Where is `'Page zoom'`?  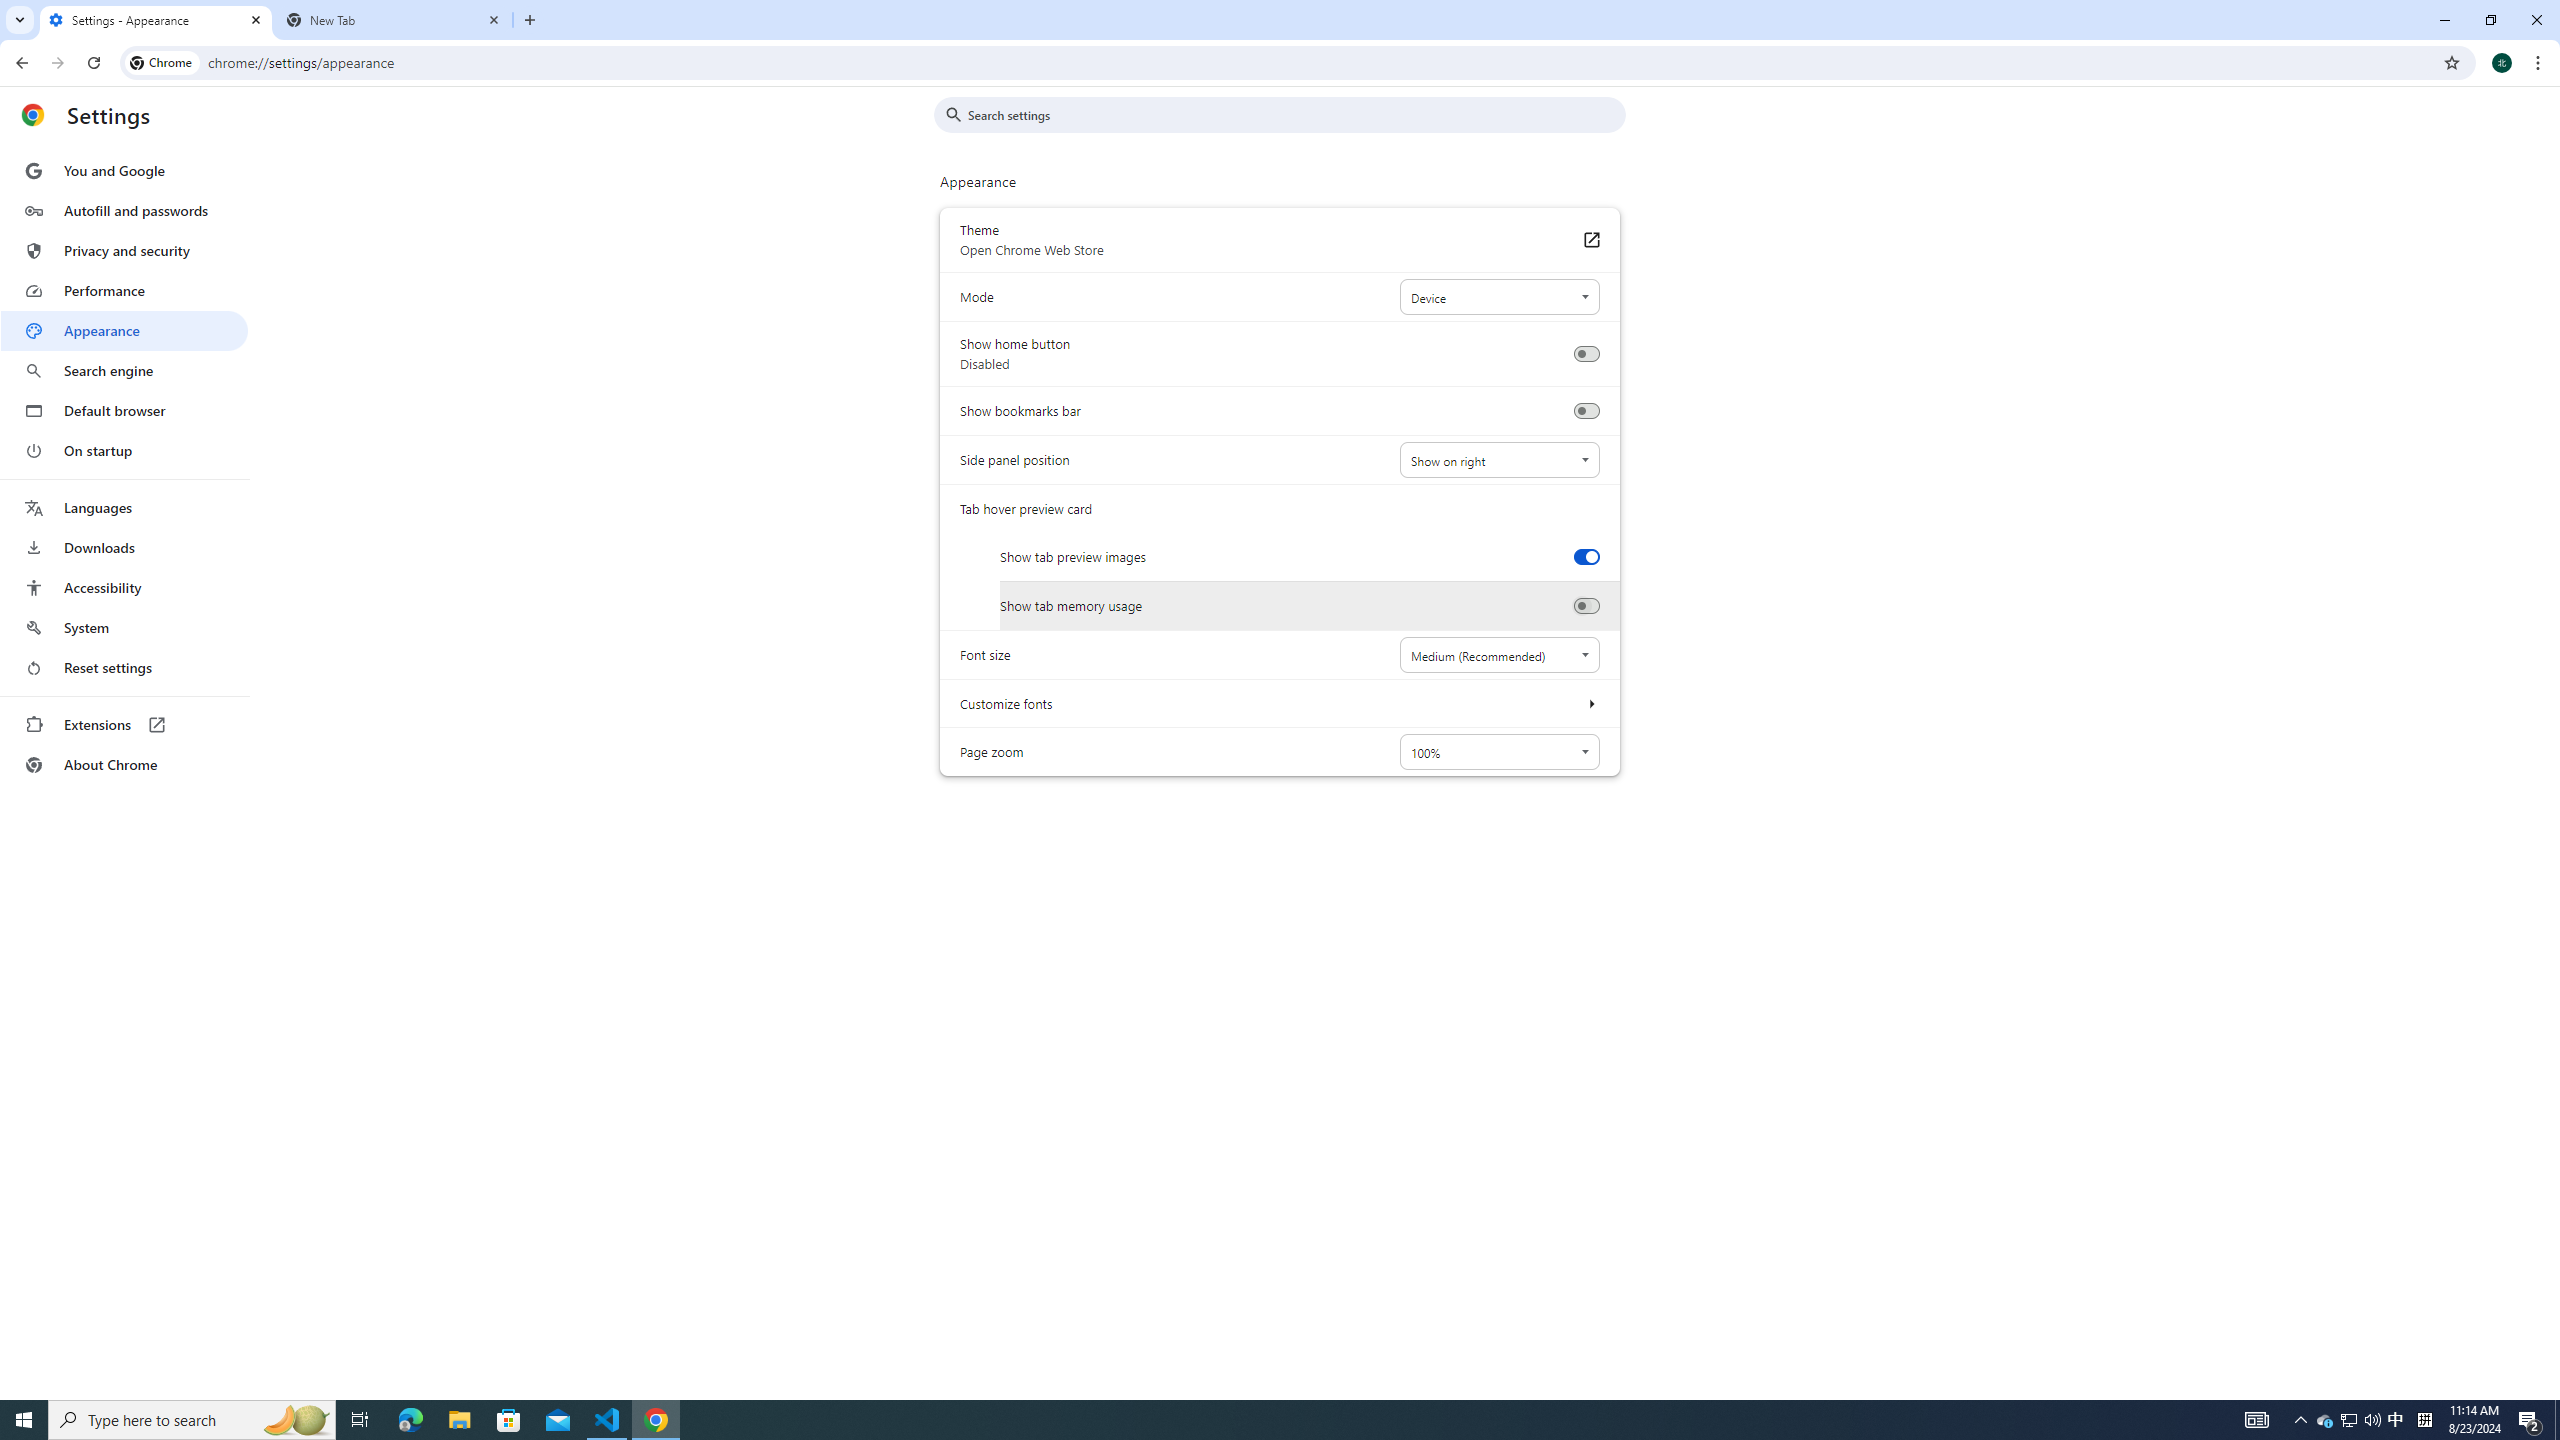
'Page zoom' is located at coordinates (1497, 751).